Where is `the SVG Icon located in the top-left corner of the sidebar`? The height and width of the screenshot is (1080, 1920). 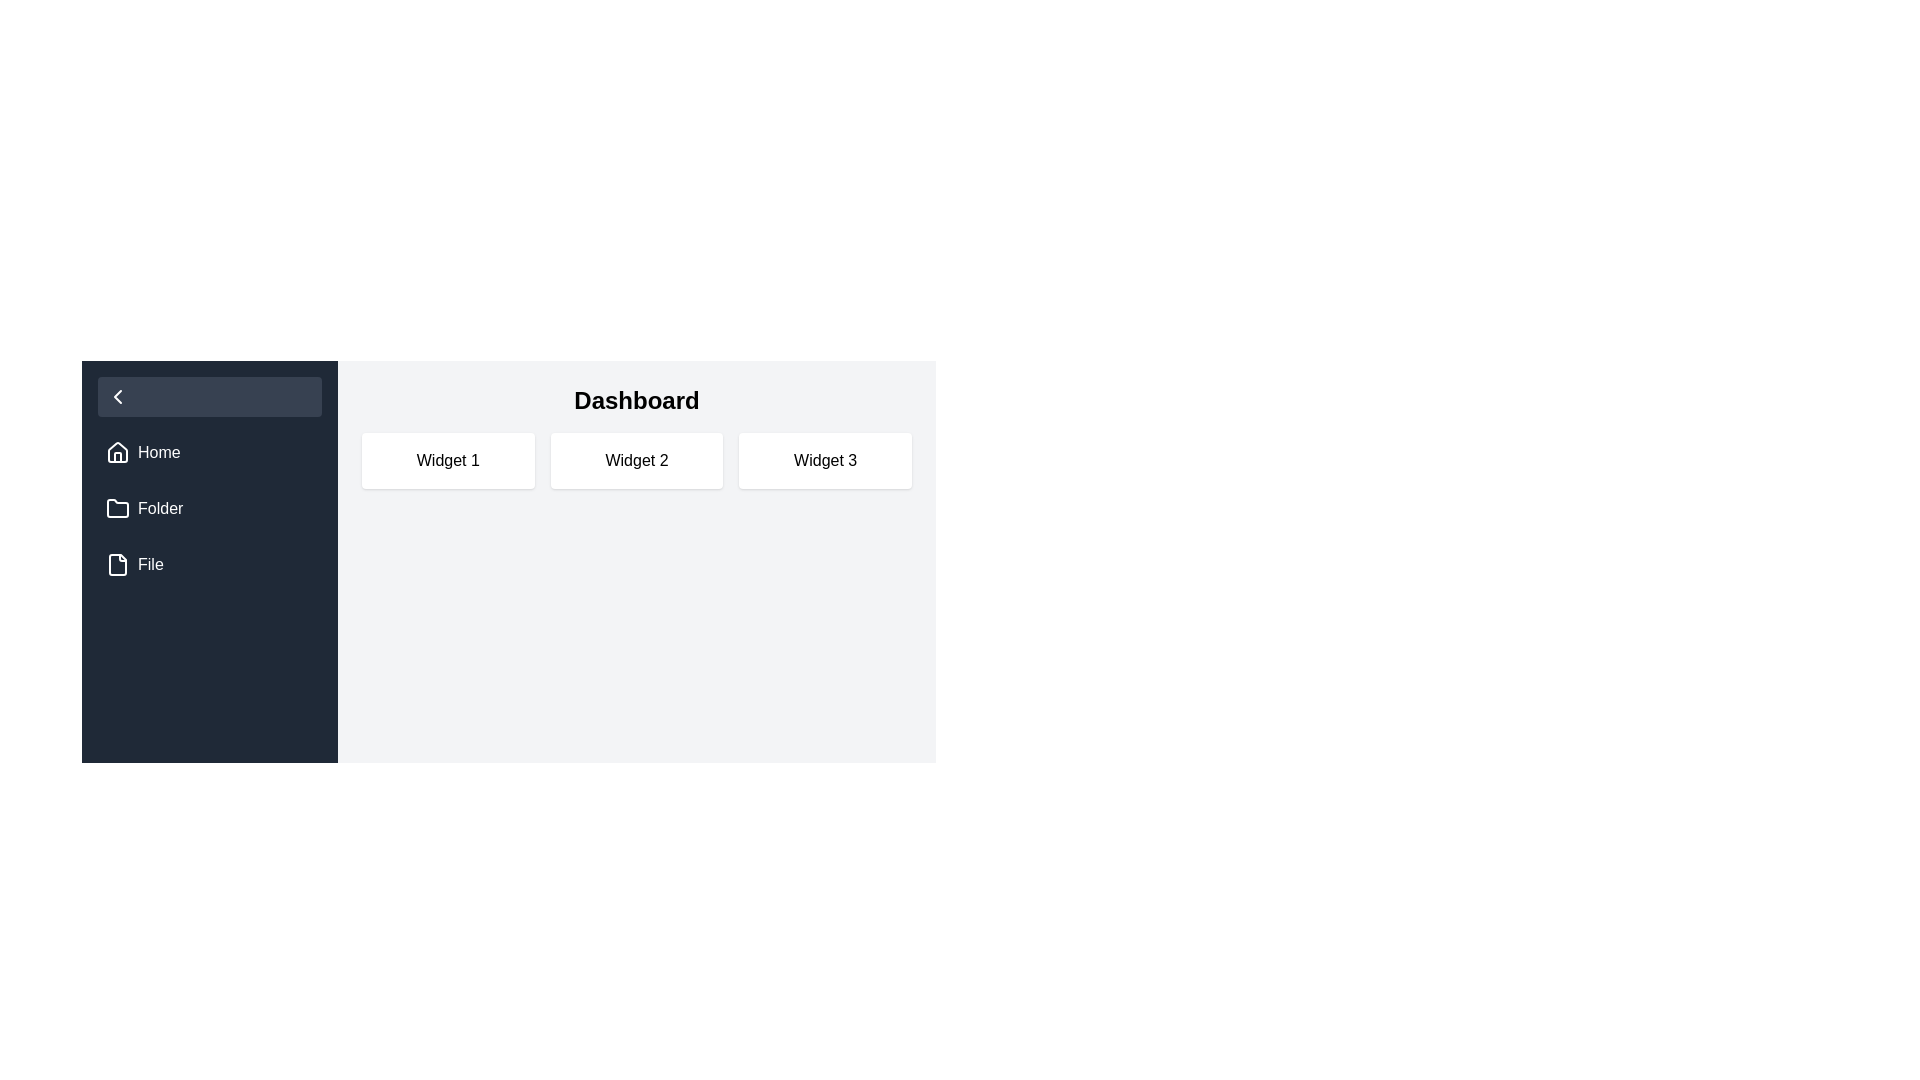 the SVG Icon located in the top-left corner of the sidebar is located at coordinates (117, 397).